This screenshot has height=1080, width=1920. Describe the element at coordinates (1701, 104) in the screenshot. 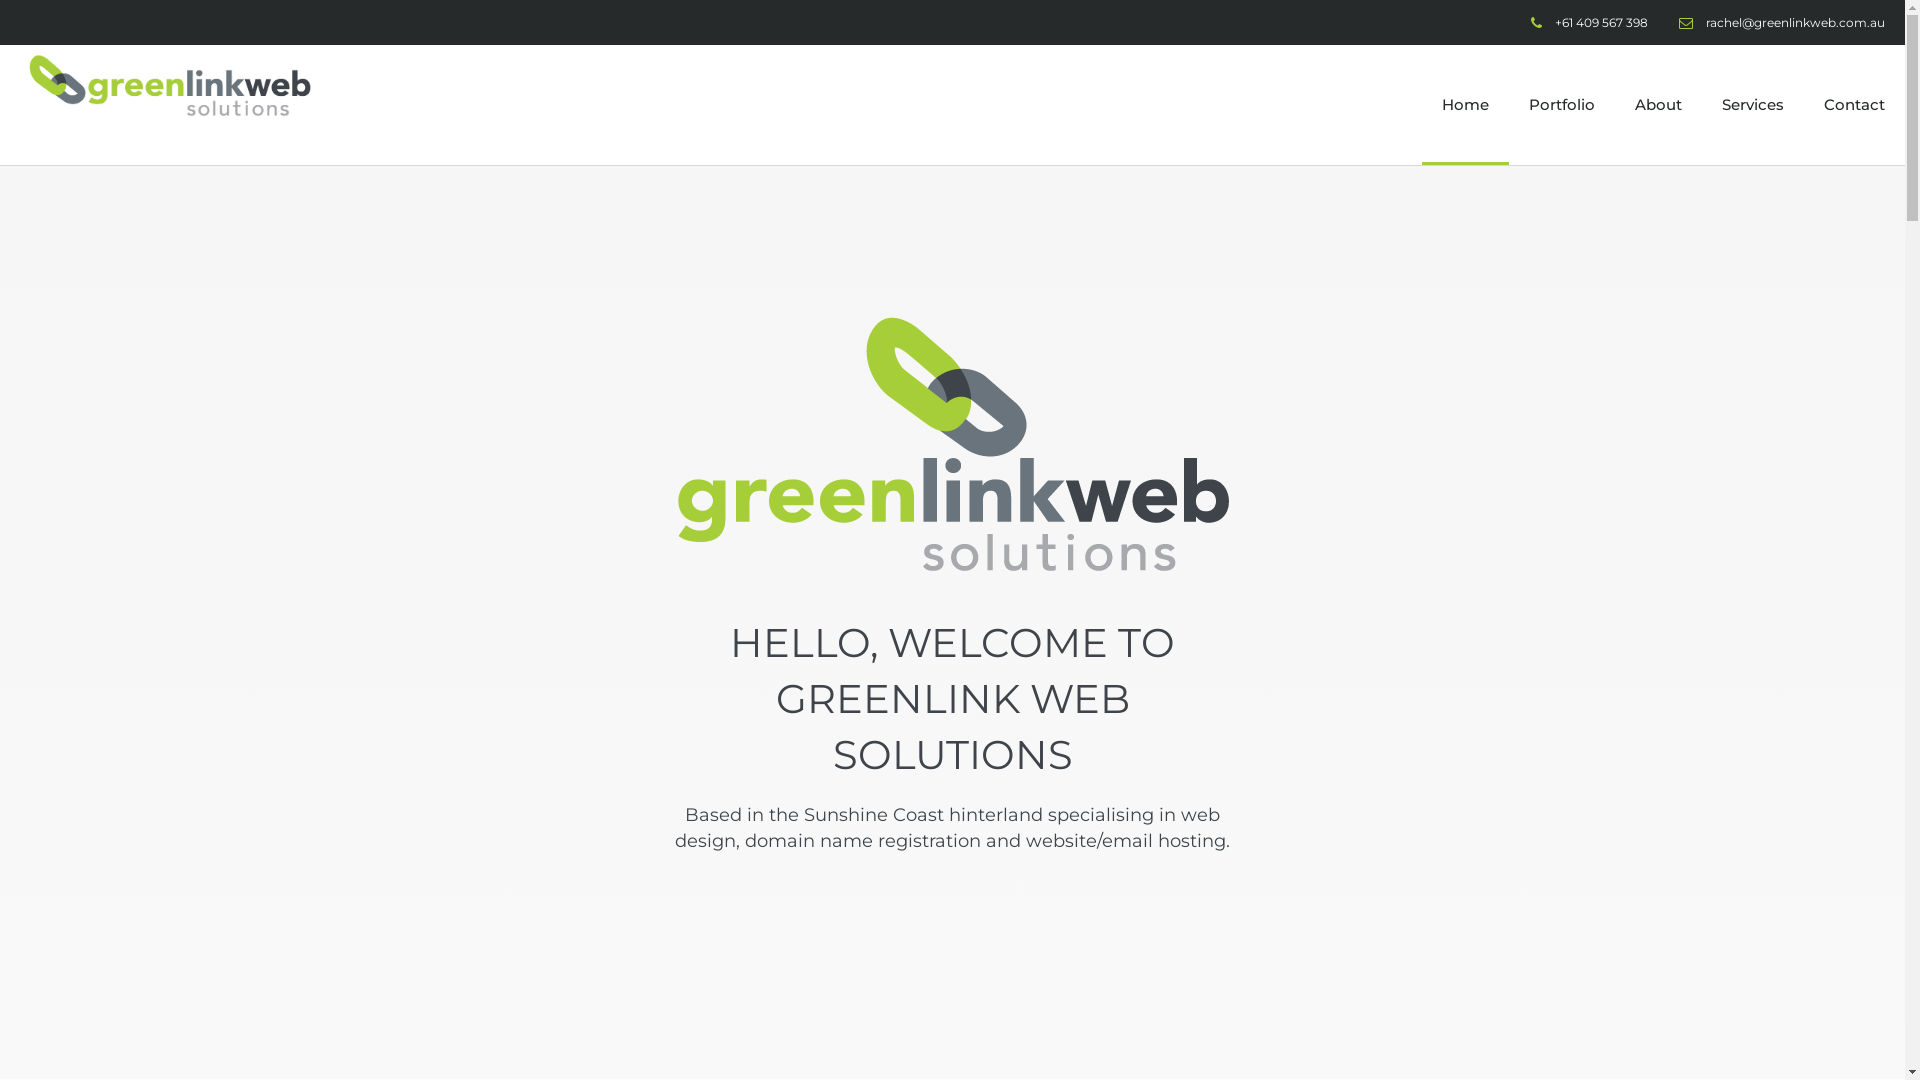

I see `'Services'` at that location.